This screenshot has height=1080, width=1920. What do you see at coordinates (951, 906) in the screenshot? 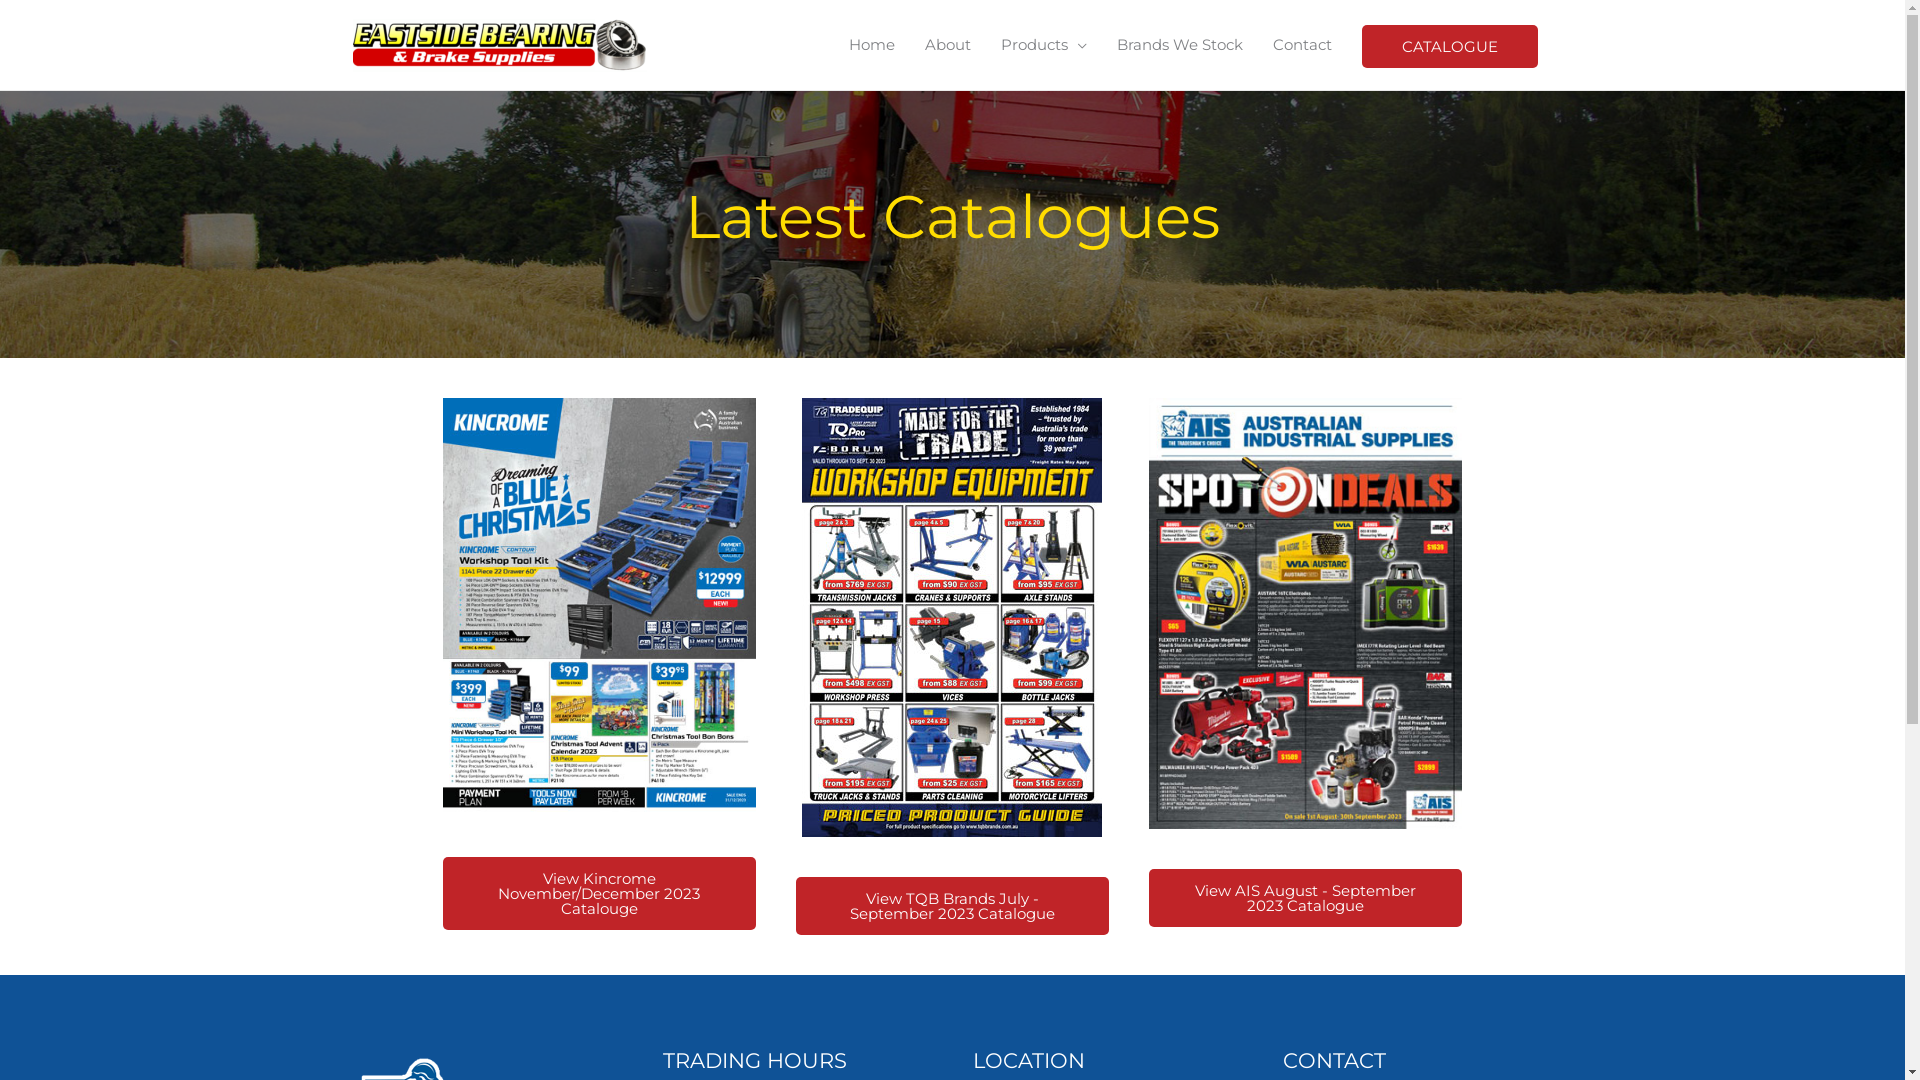
I see `'View TQB Brands July - September 2023 Catalogue'` at bounding box center [951, 906].